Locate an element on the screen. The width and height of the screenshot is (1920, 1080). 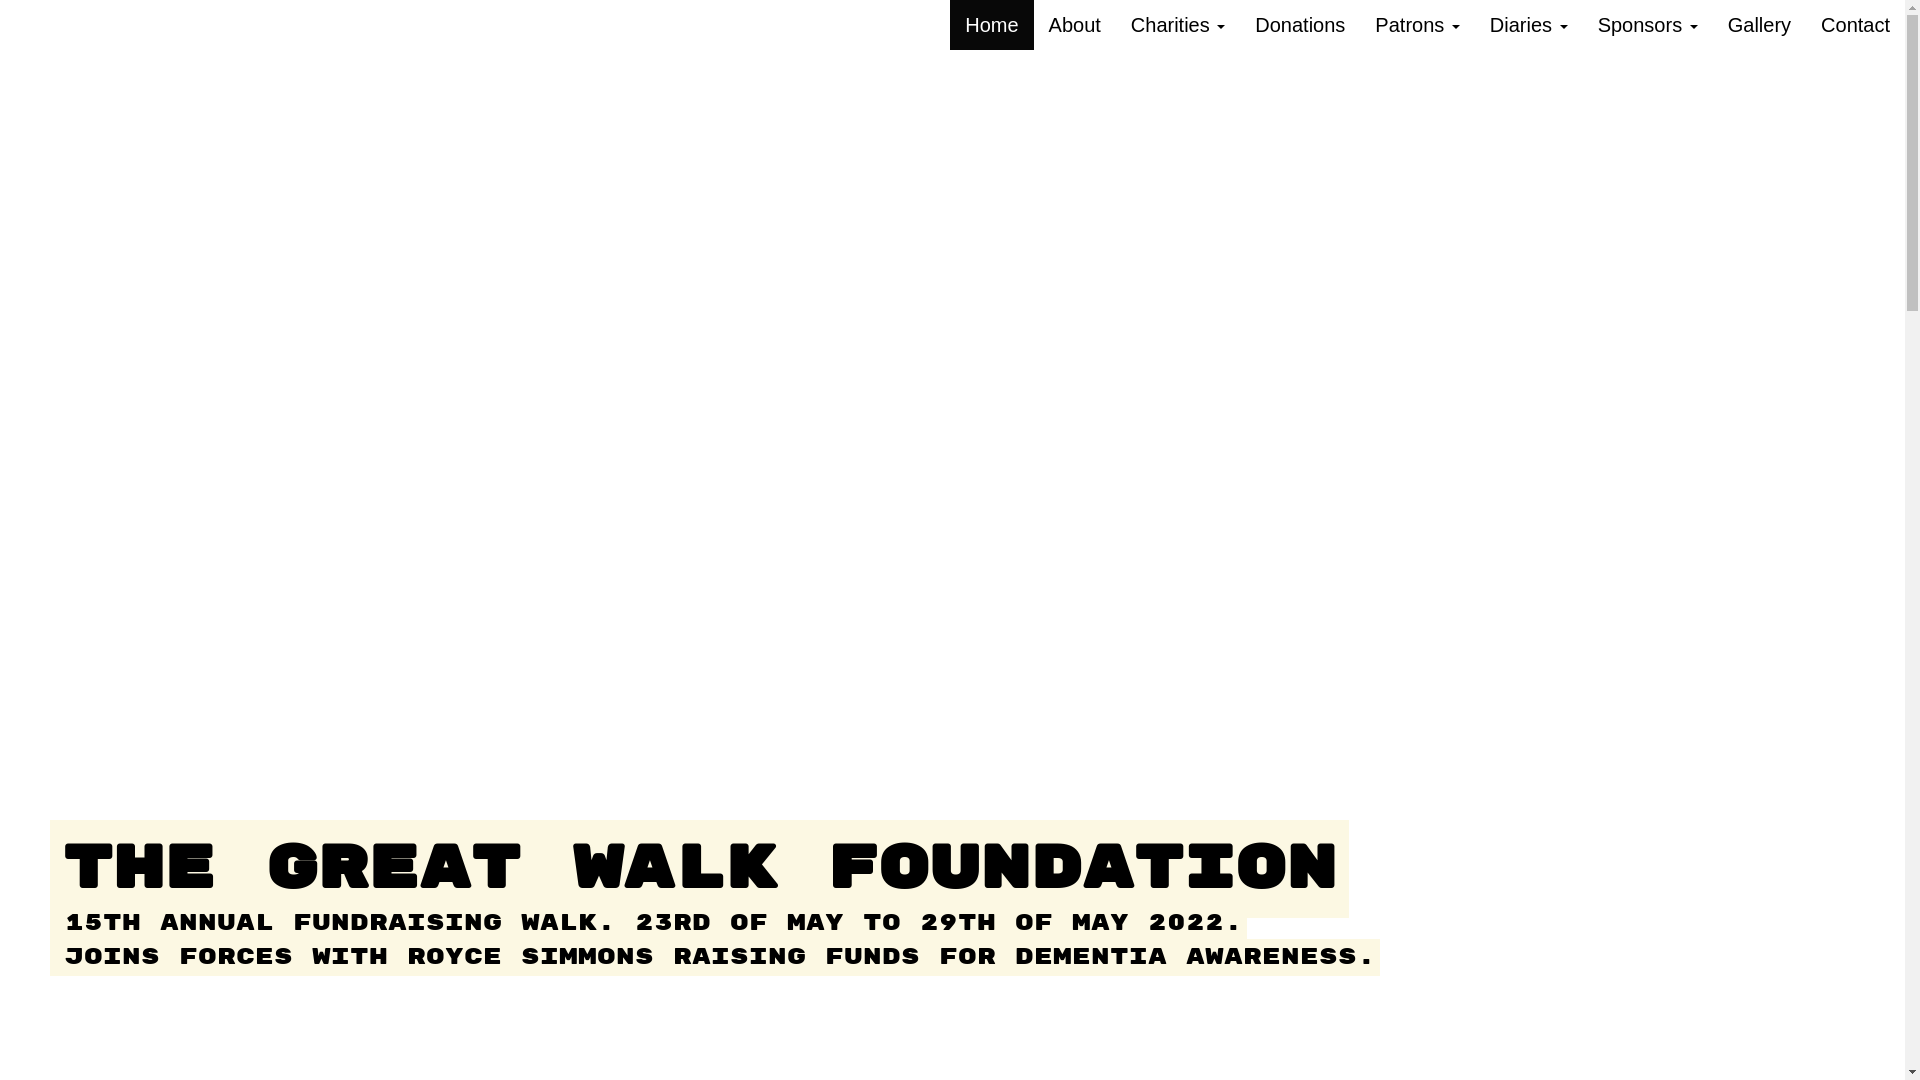
'Gallery' is located at coordinates (1758, 24).